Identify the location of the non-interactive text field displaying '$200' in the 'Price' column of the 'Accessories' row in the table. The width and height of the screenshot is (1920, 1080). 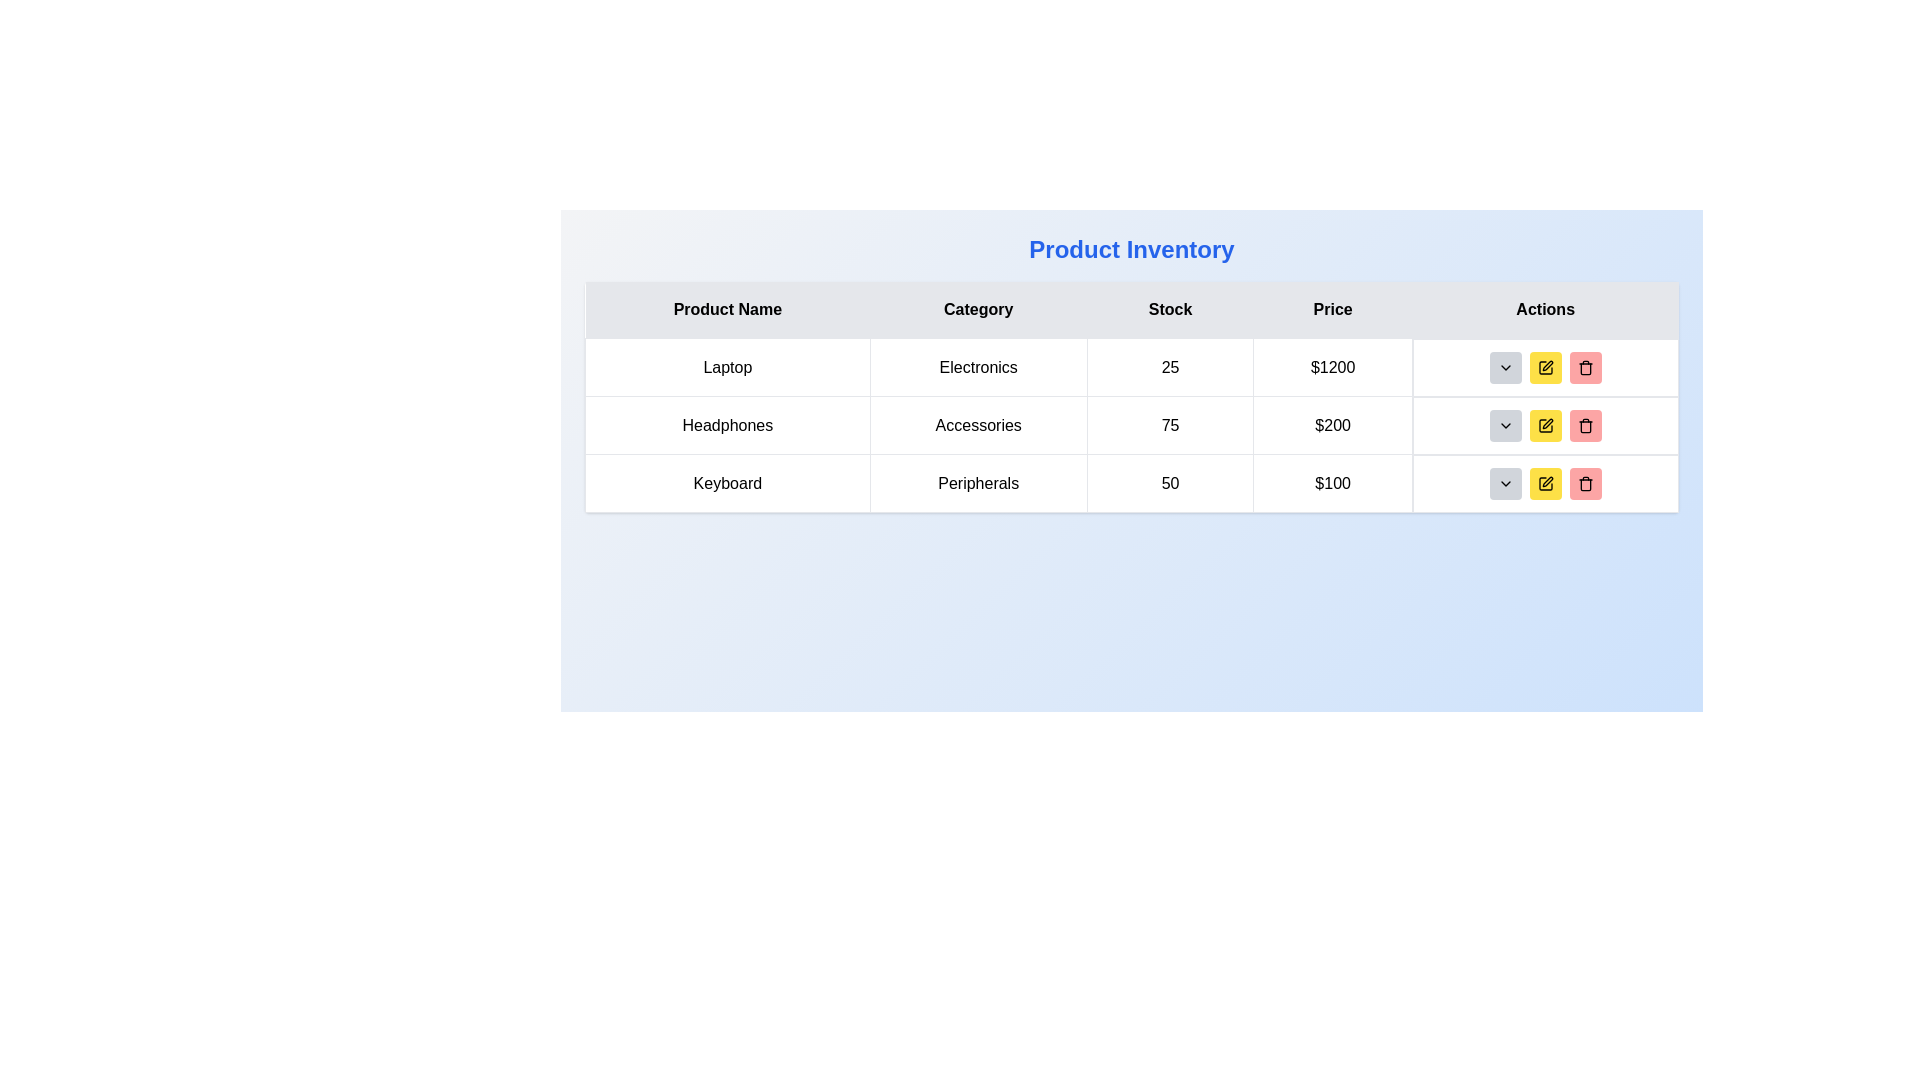
(1333, 424).